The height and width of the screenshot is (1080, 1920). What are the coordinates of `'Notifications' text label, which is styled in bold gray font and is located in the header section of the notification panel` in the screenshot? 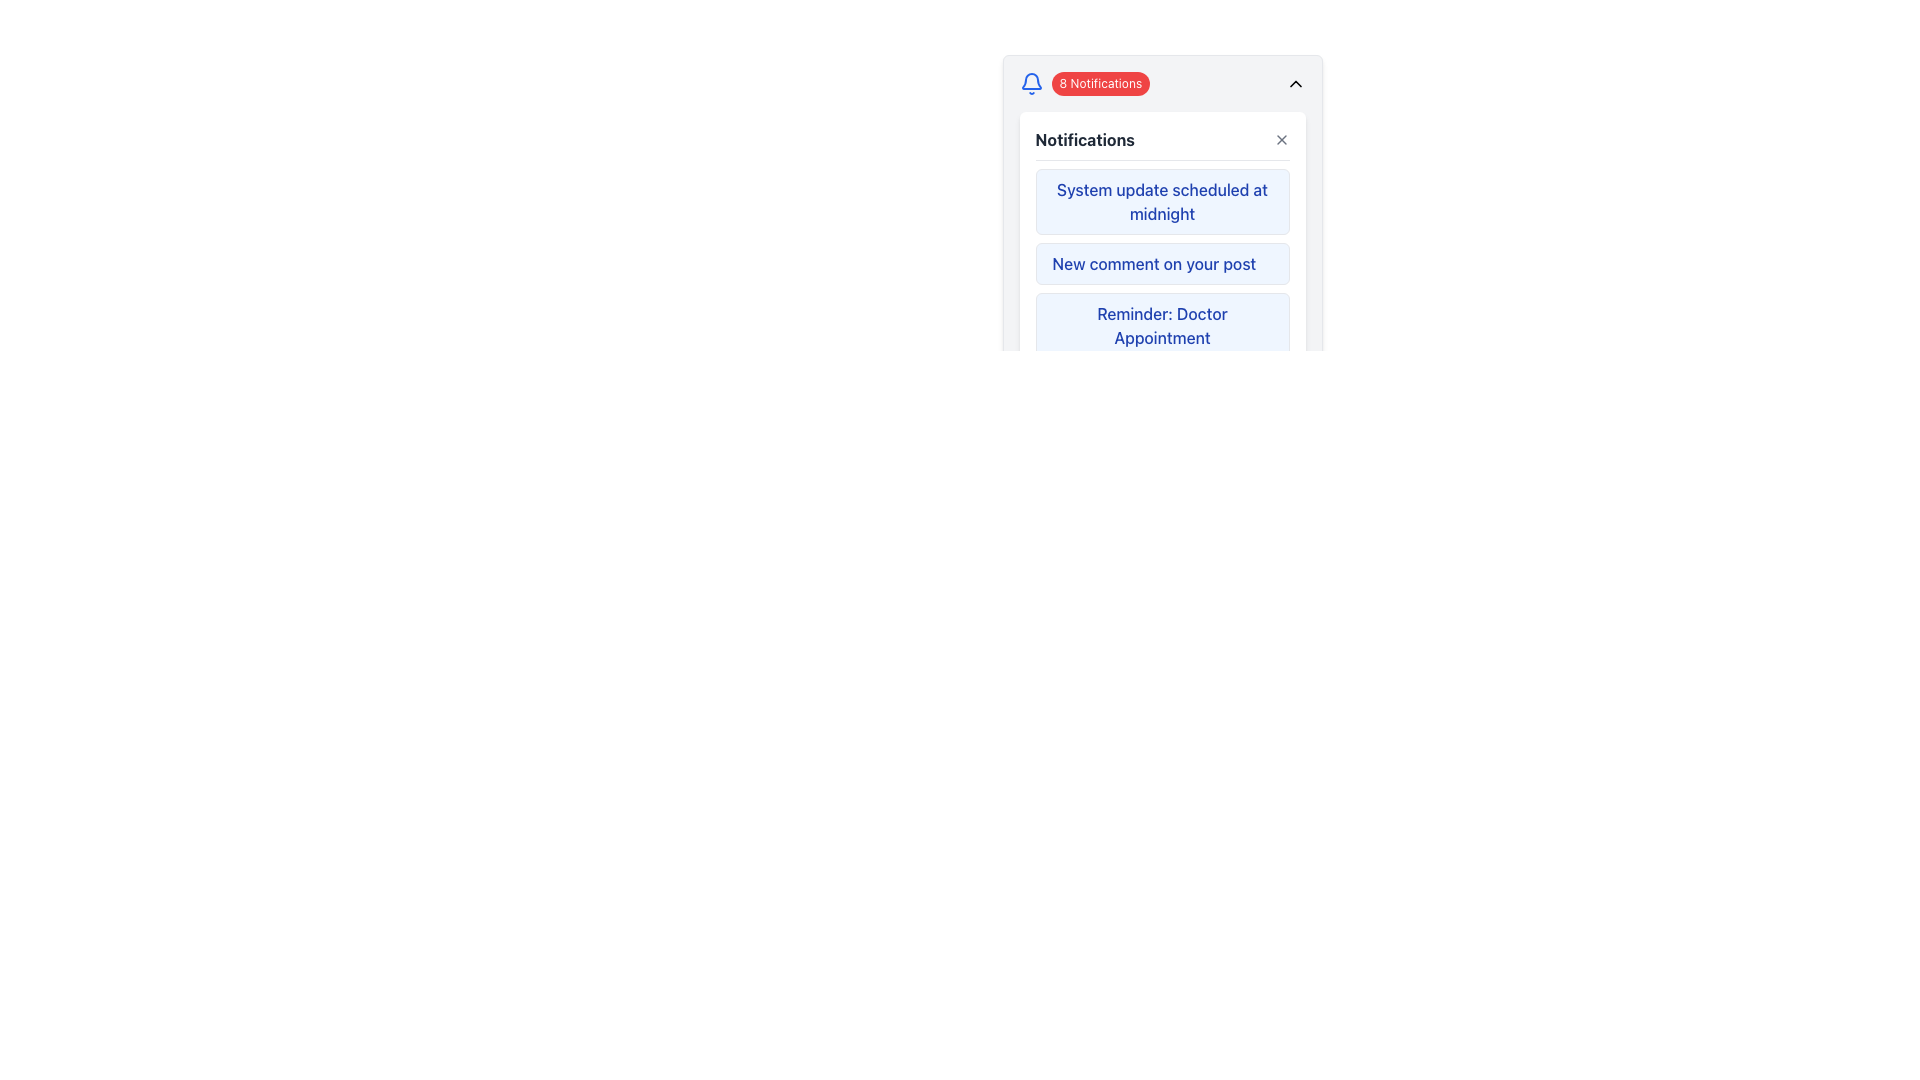 It's located at (1084, 138).